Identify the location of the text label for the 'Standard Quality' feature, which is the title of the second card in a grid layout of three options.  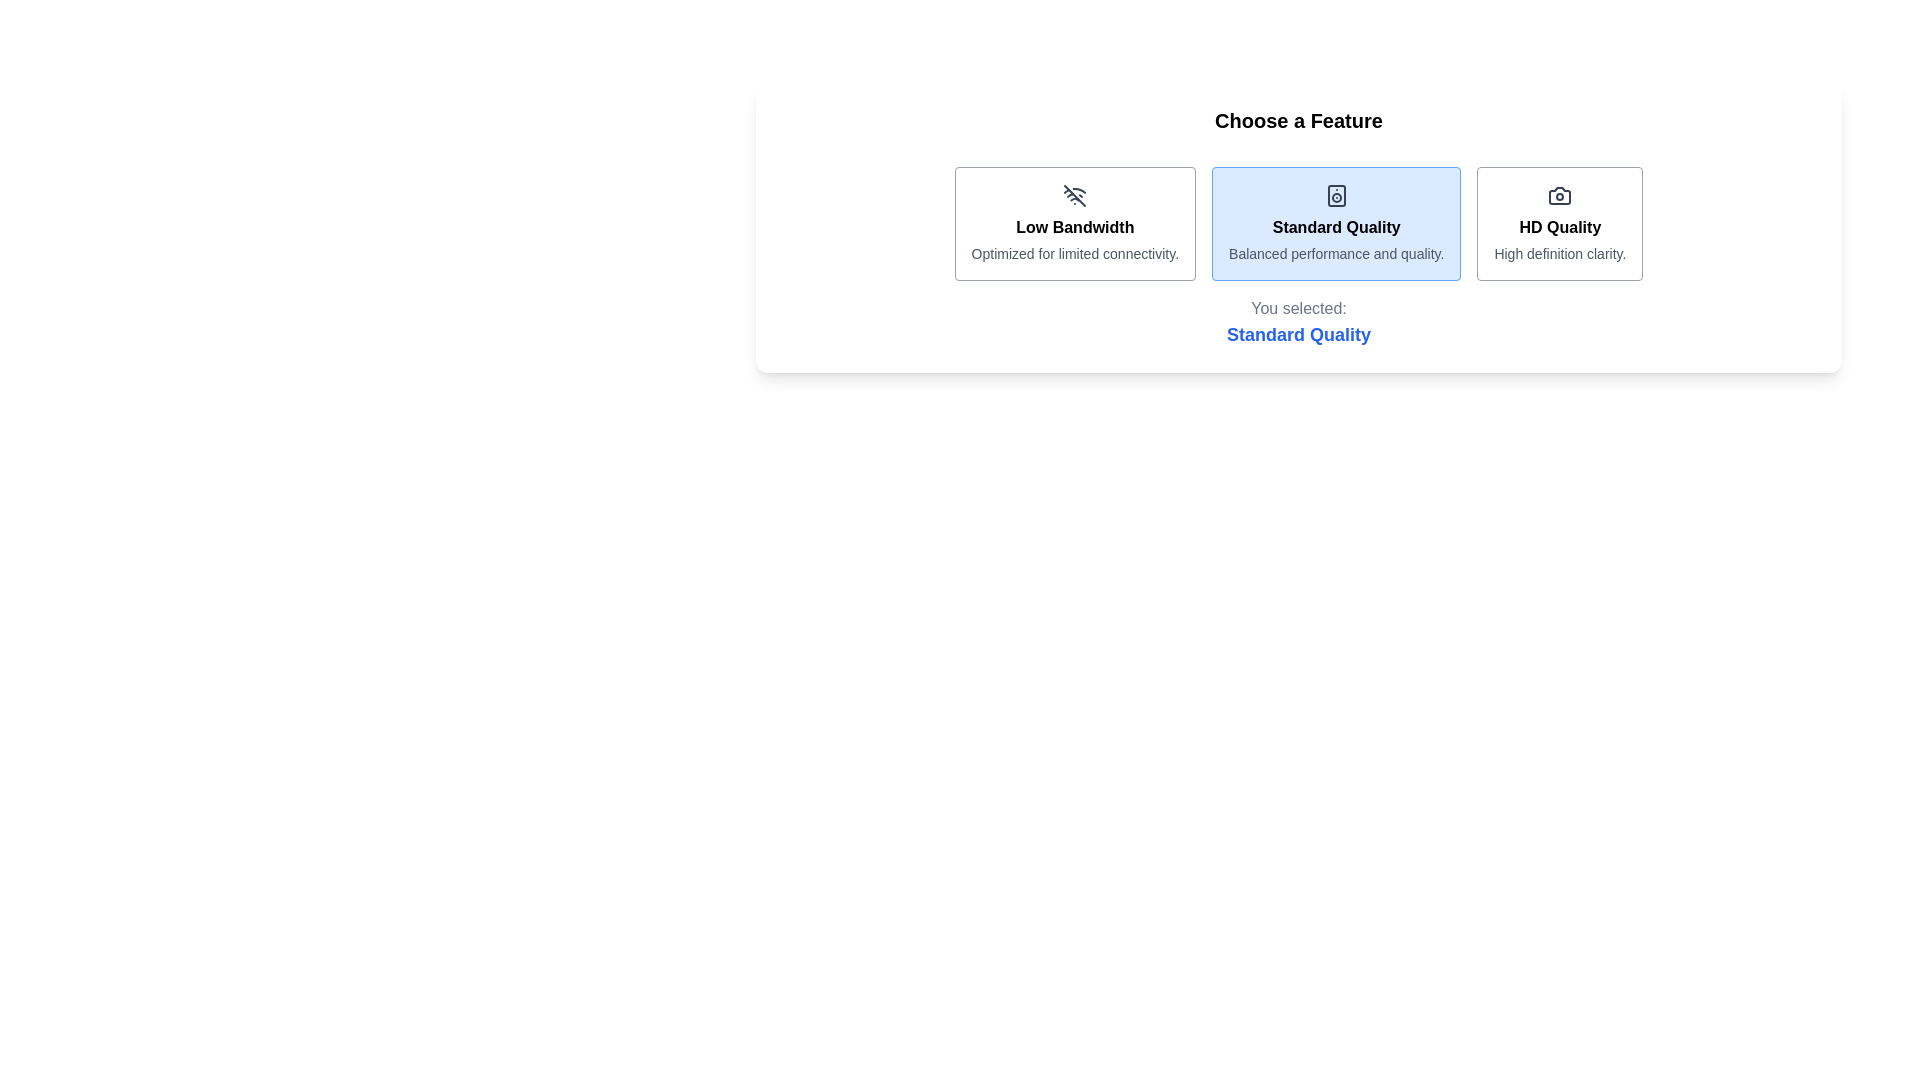
(1336, 226).